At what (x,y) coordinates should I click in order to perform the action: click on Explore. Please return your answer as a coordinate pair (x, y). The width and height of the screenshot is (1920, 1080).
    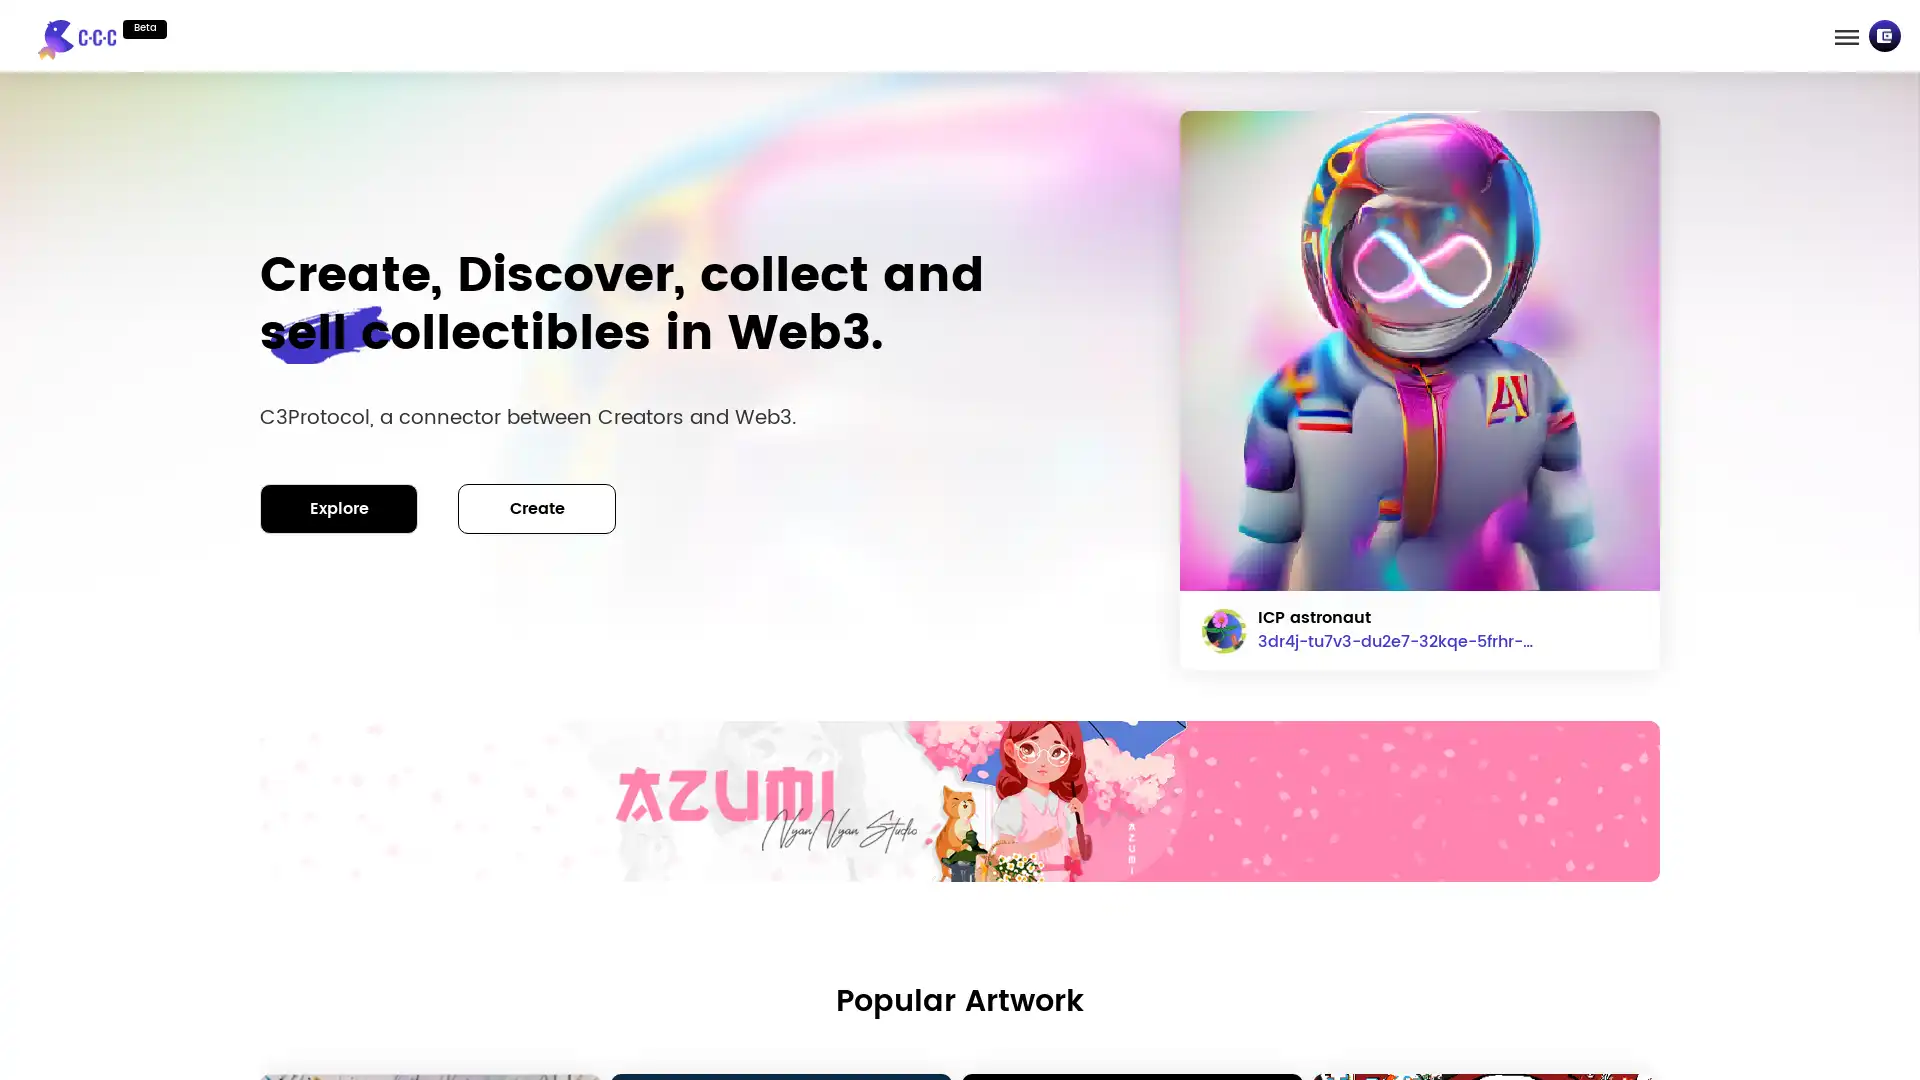
    Looking at the image, I should click on (339, 507).